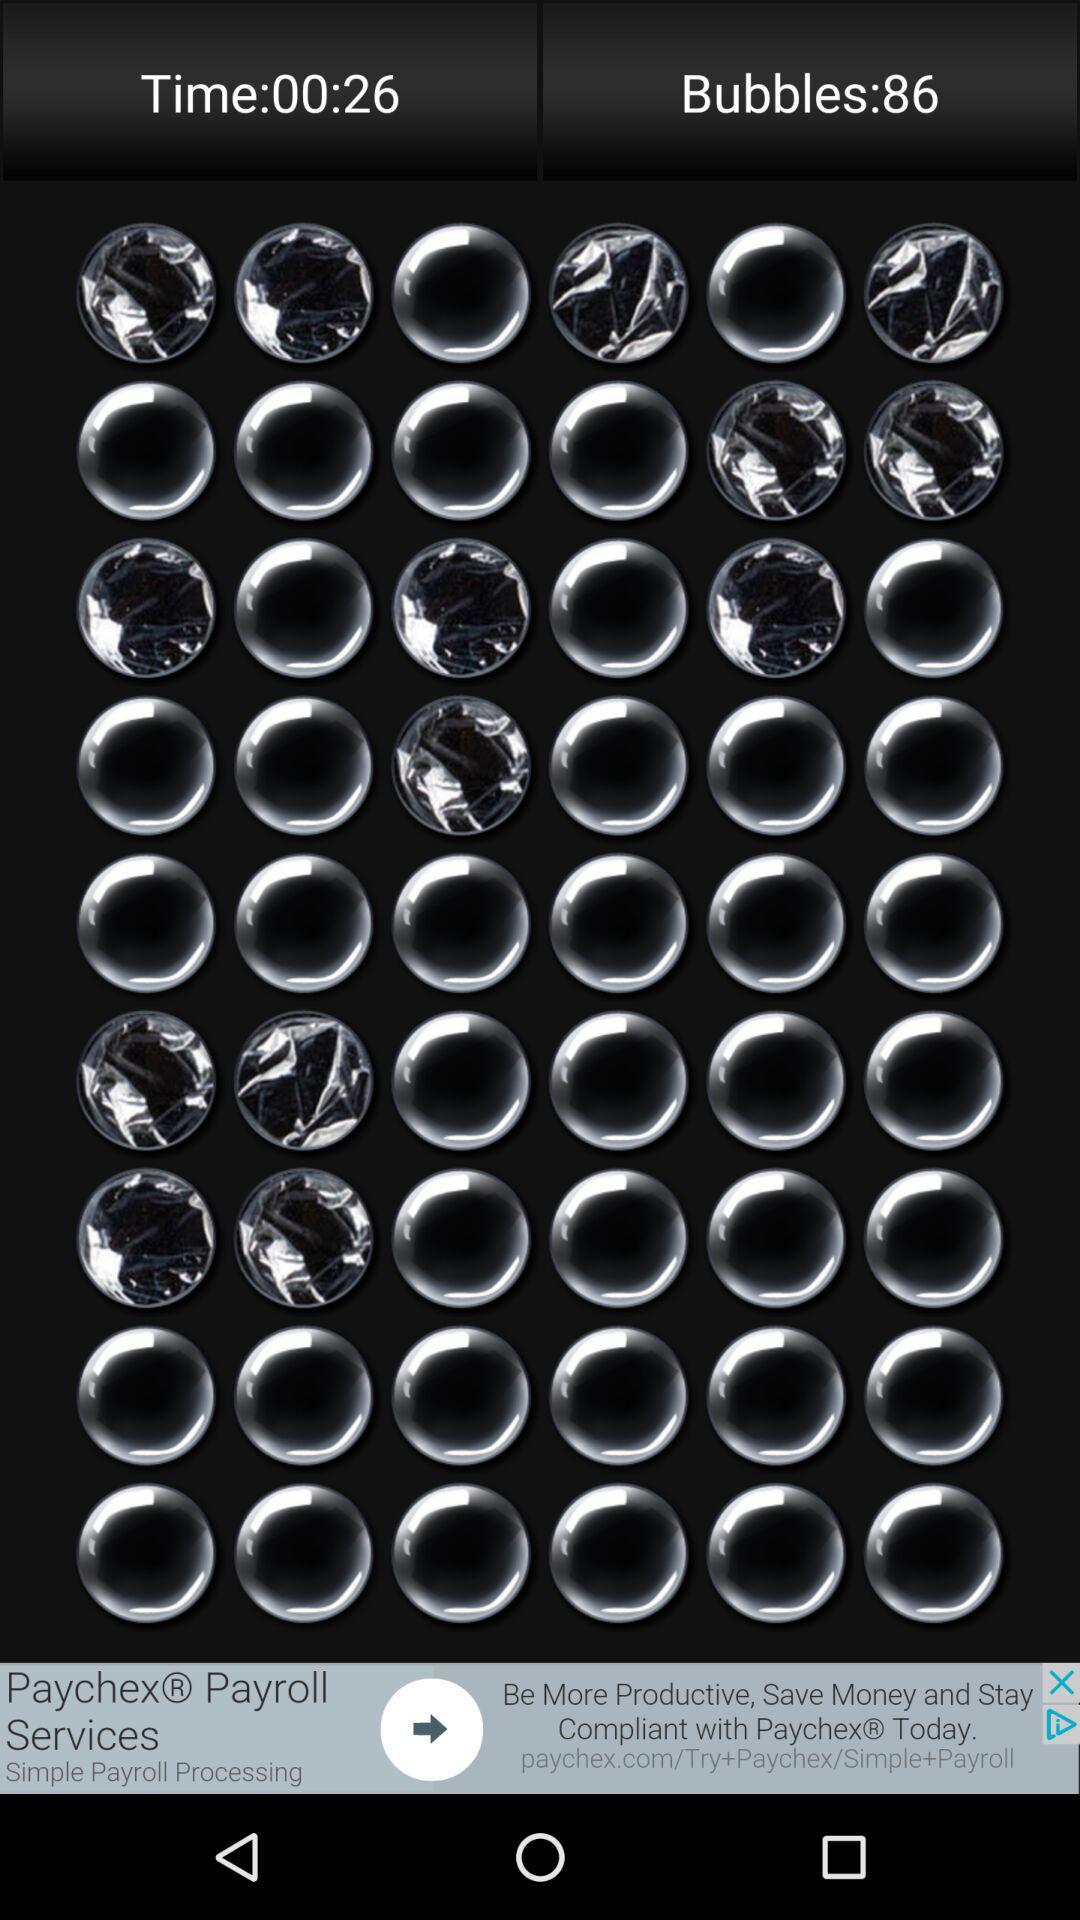  What do you see at coordinates (461, 449) in the screenshot?
I see `pop virtual bubble` at bounding box center [461, 449].